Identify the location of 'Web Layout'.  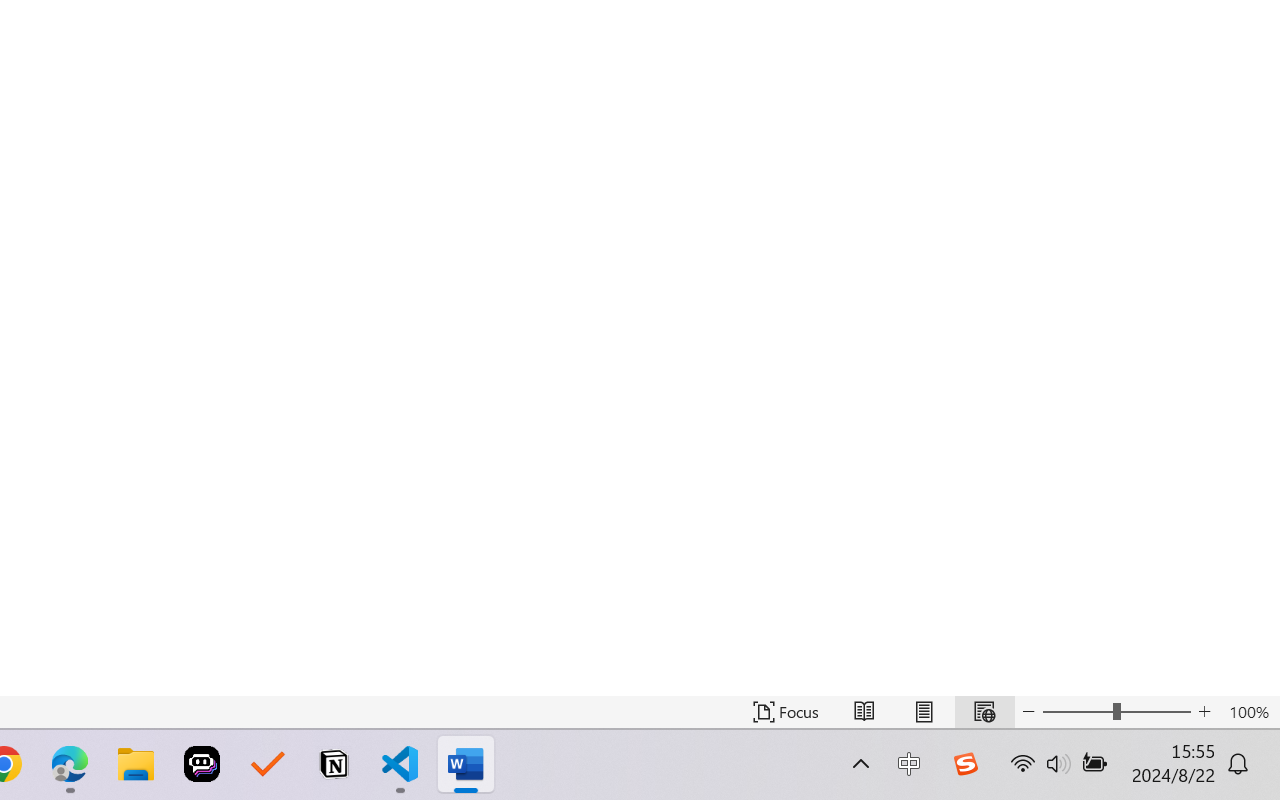
(984, 711).